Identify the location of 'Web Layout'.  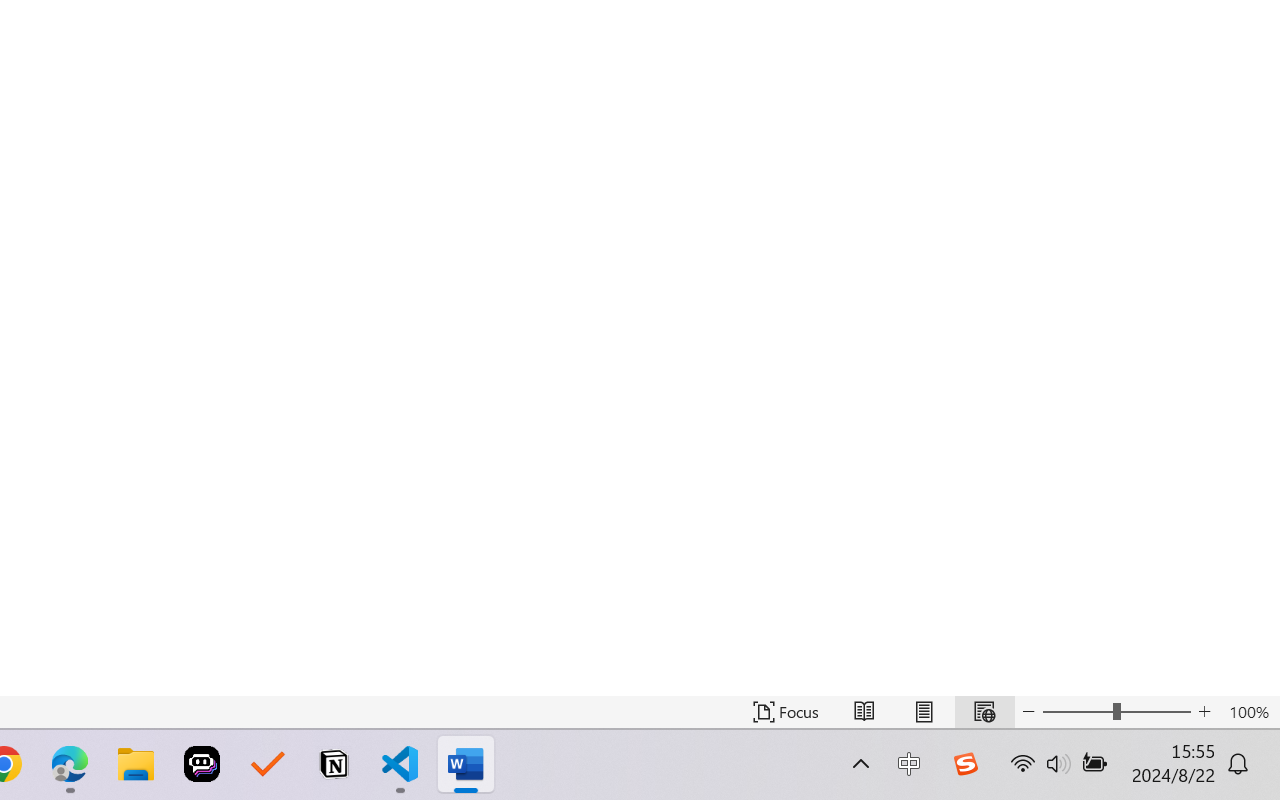
(984, 711).